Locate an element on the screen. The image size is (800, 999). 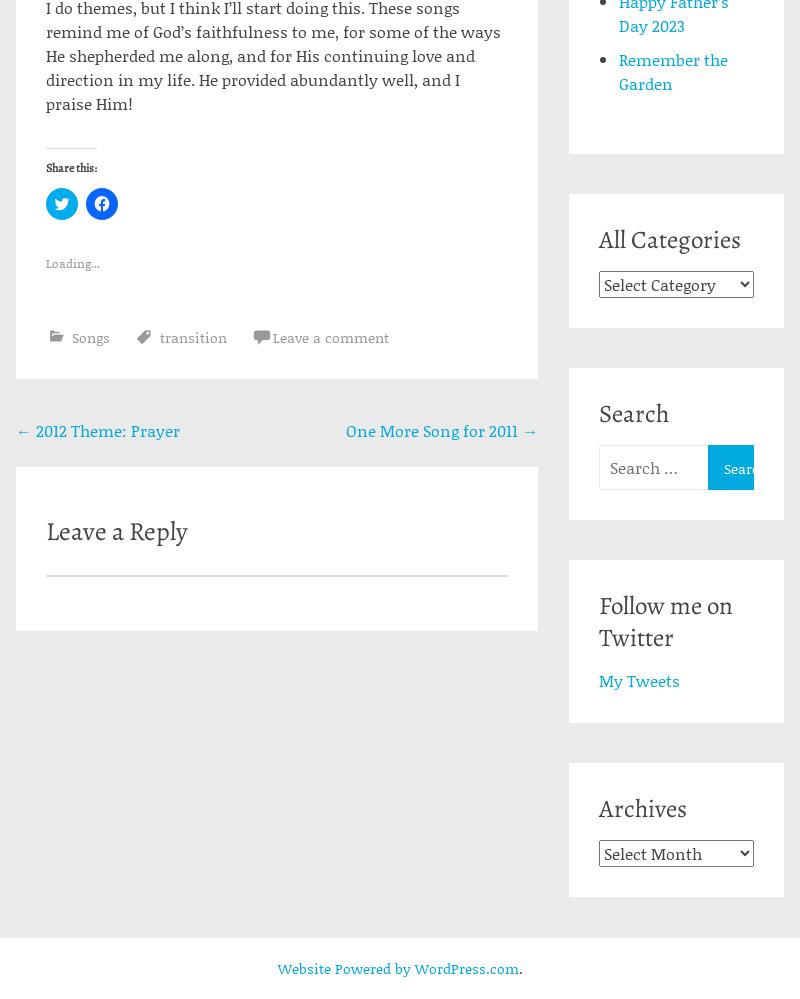
'.' is located at coordinates (519, 967).